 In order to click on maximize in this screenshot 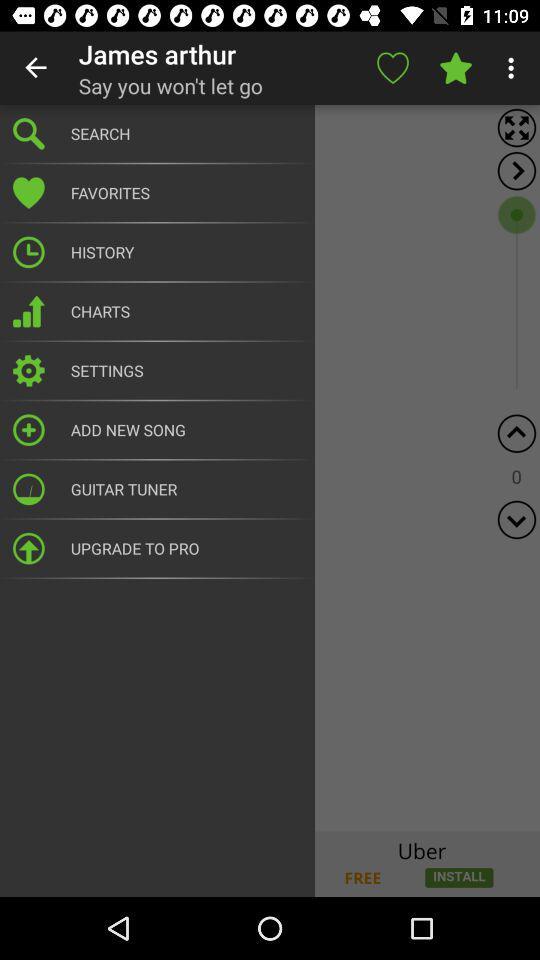, I will do `click(516, 127)`.